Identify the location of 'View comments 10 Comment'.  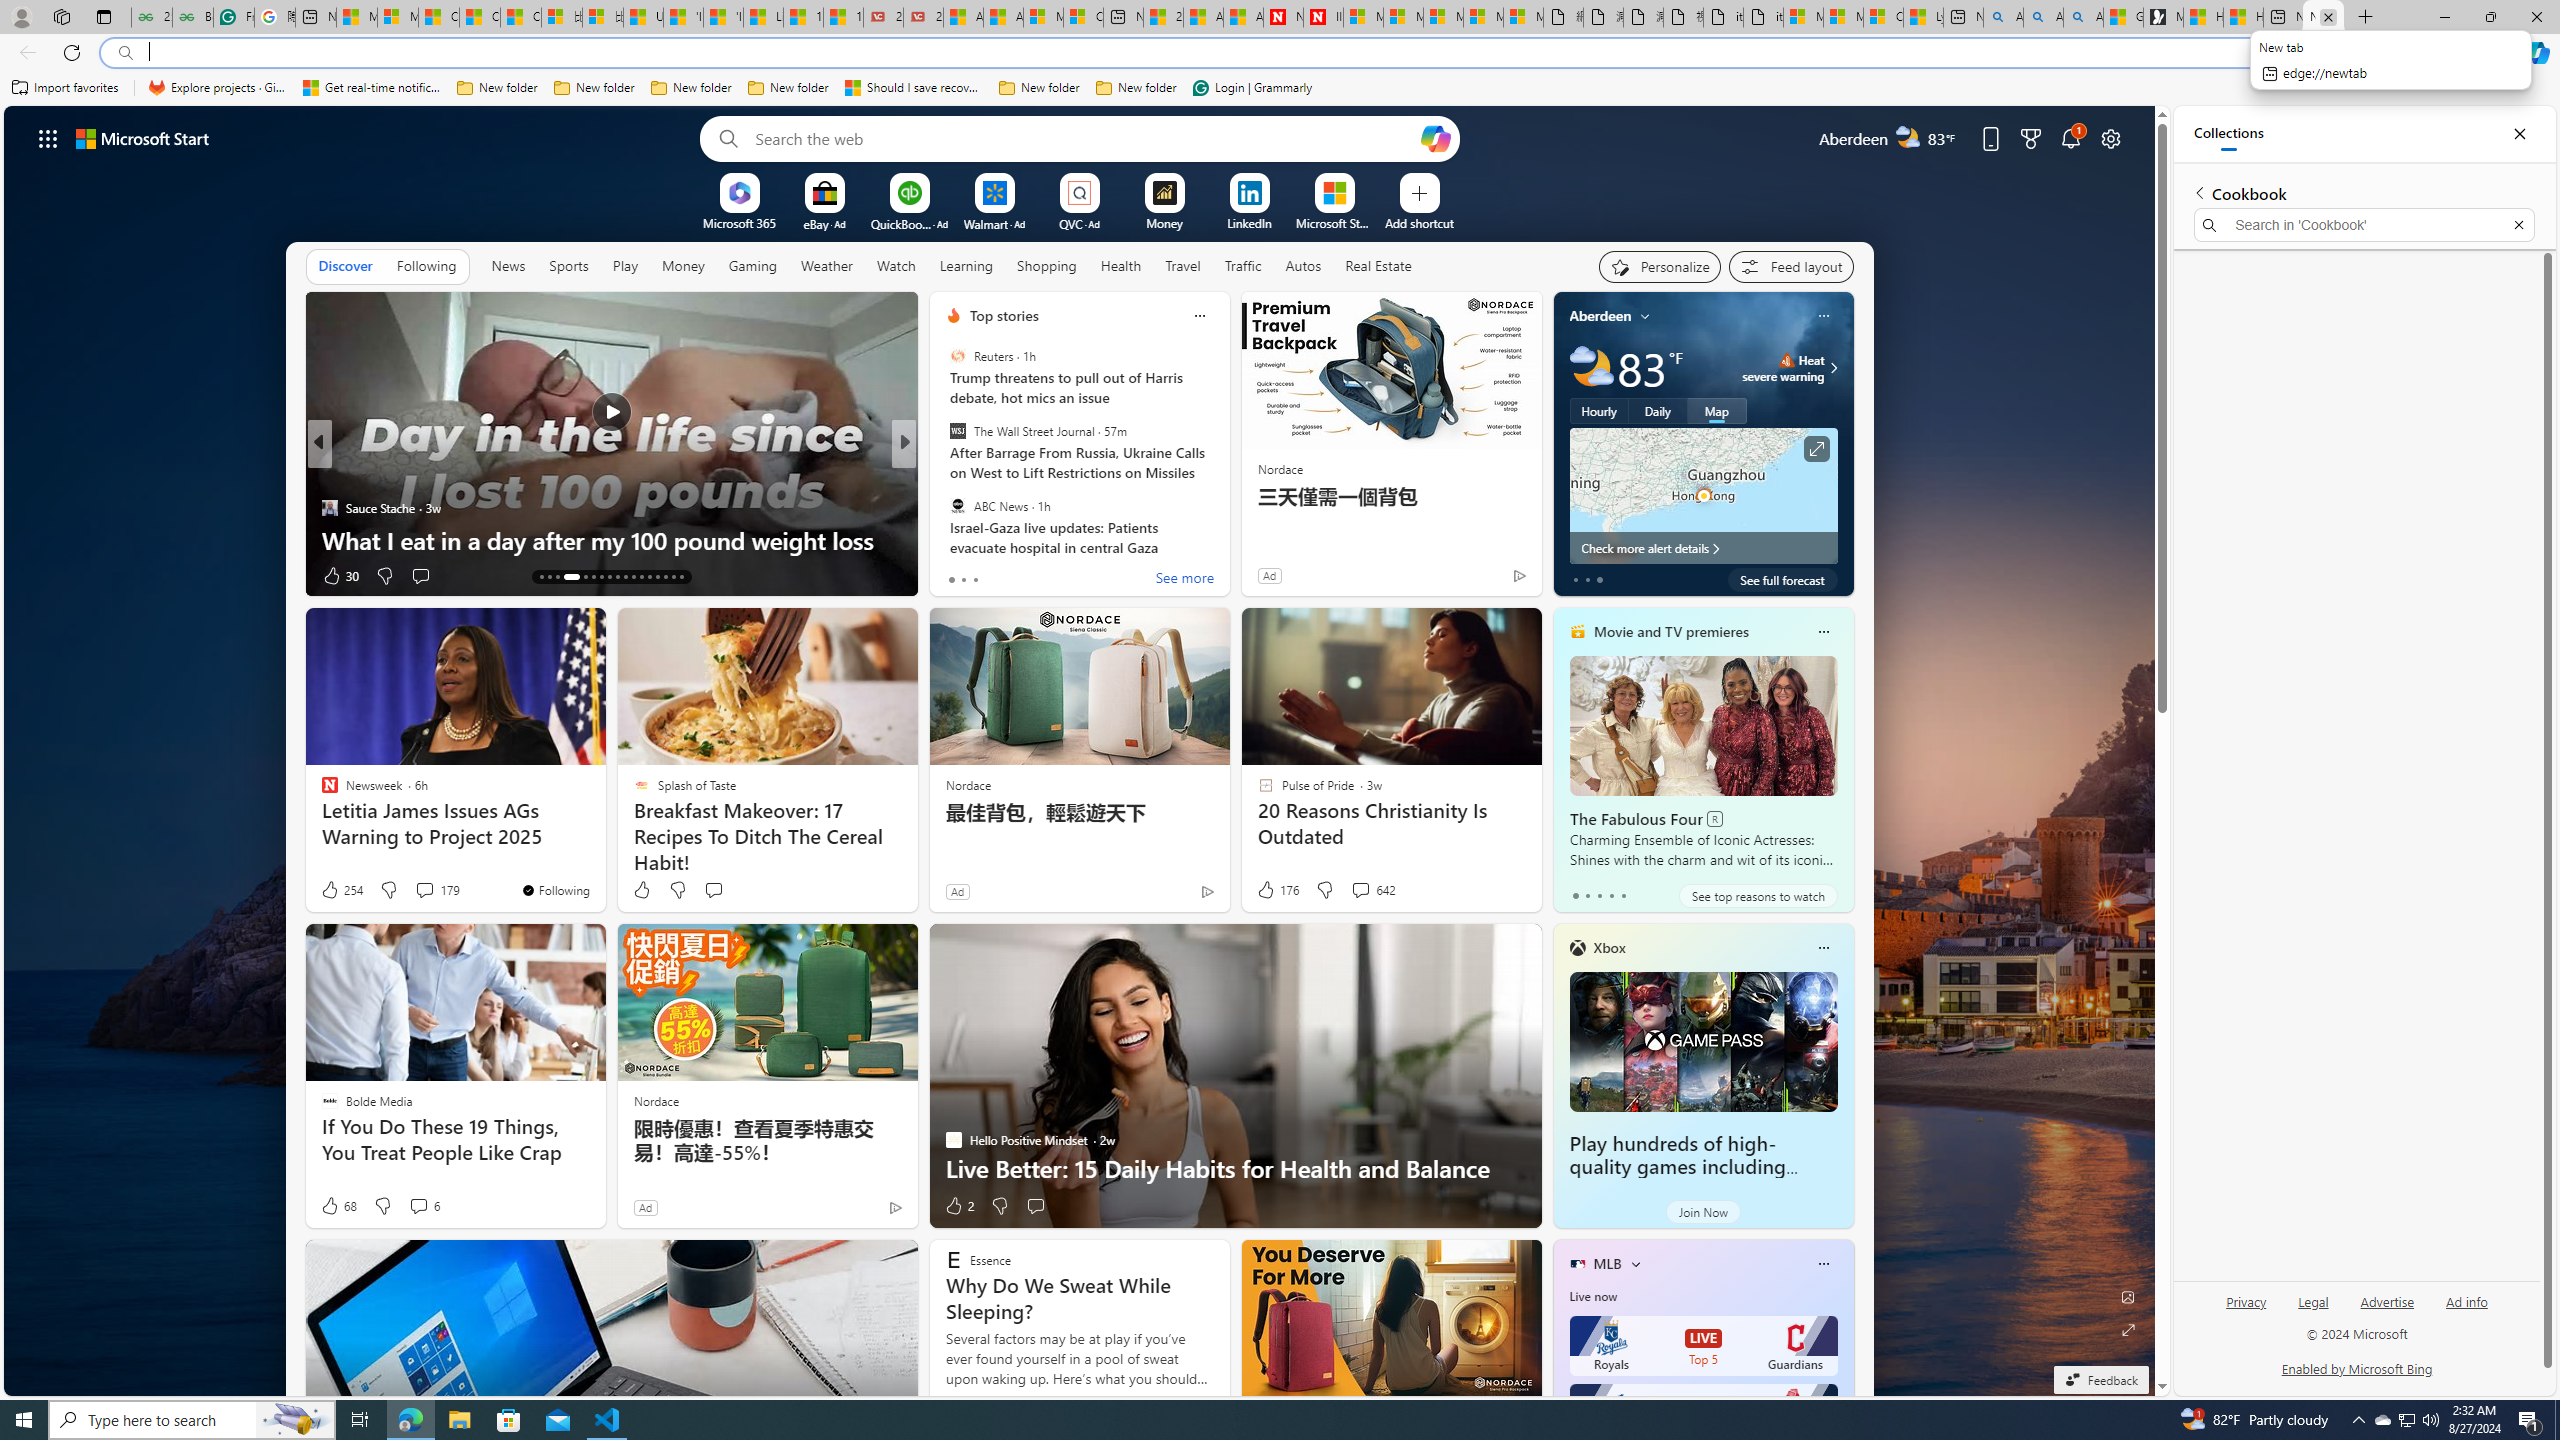
(1044, 575).